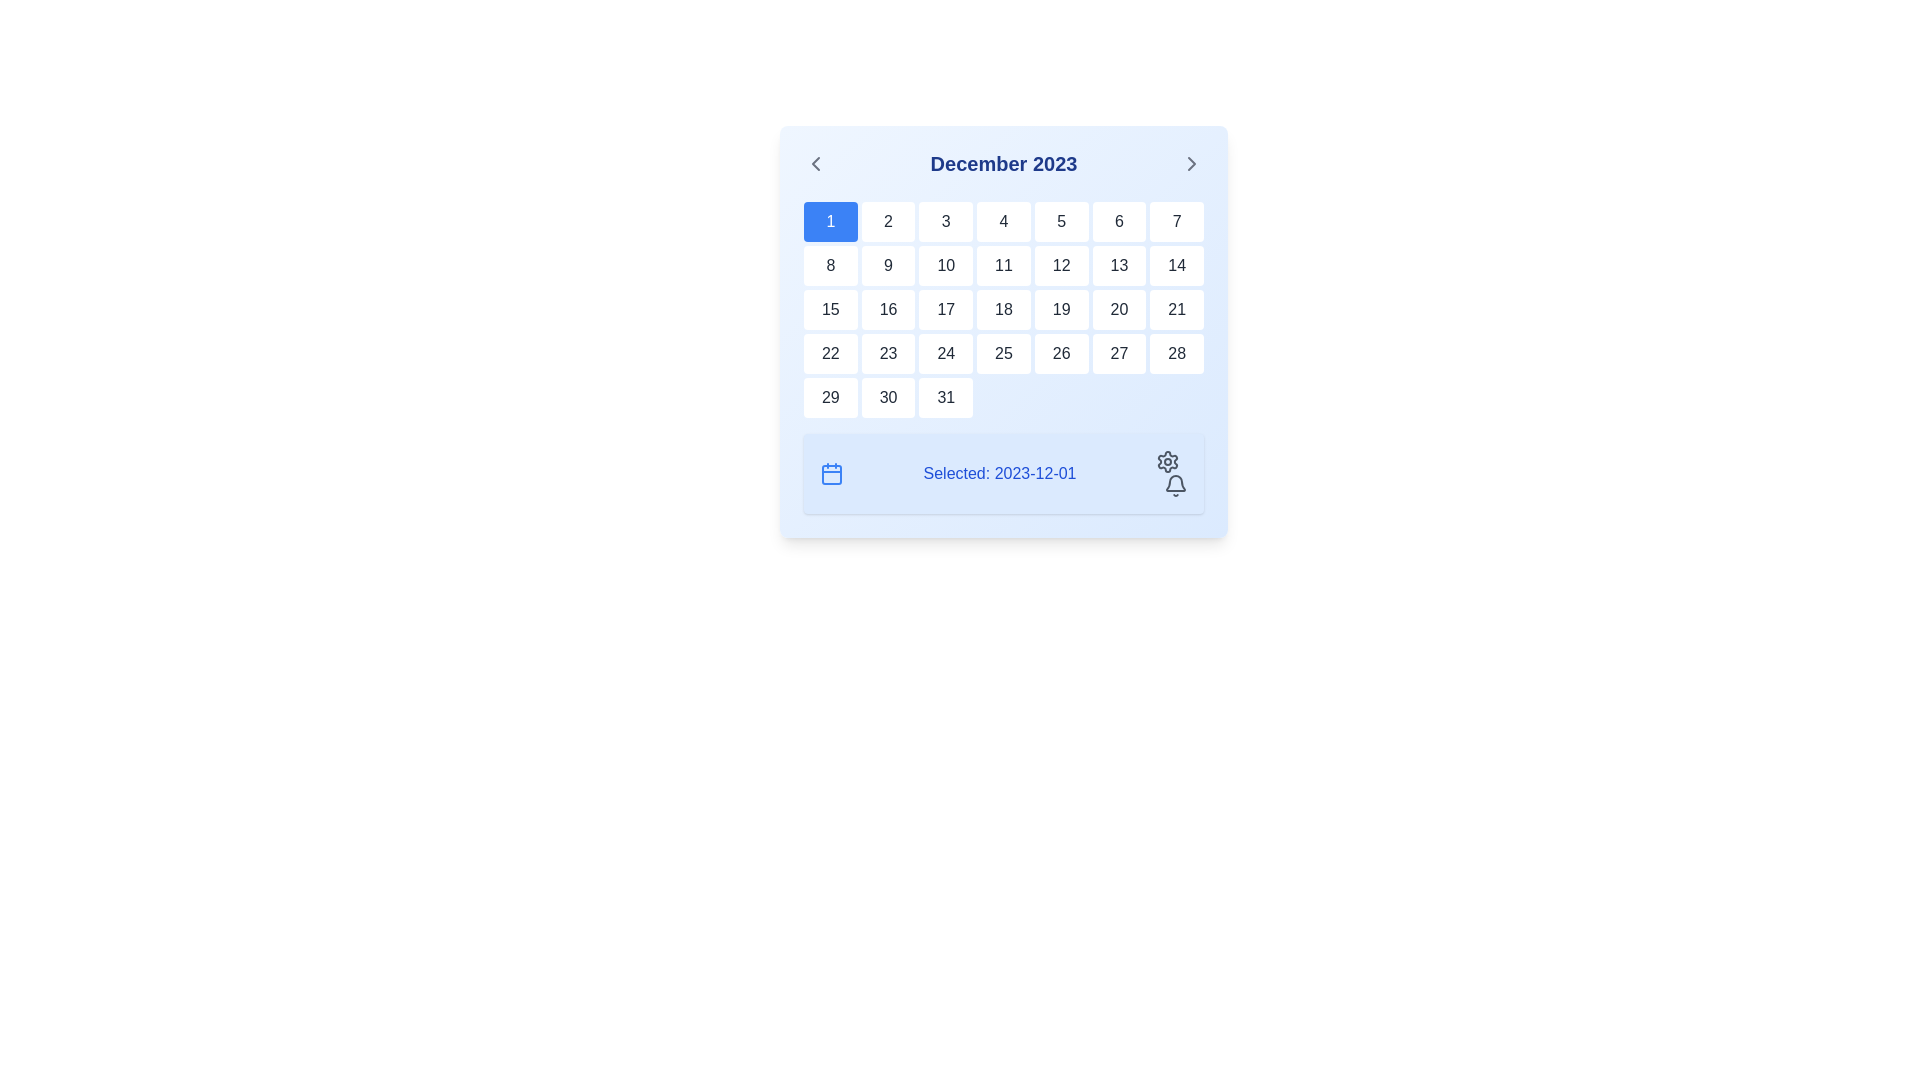  I want to click on the text item representing the 14th day of the month in the calendar layout, so click(1177, 265).